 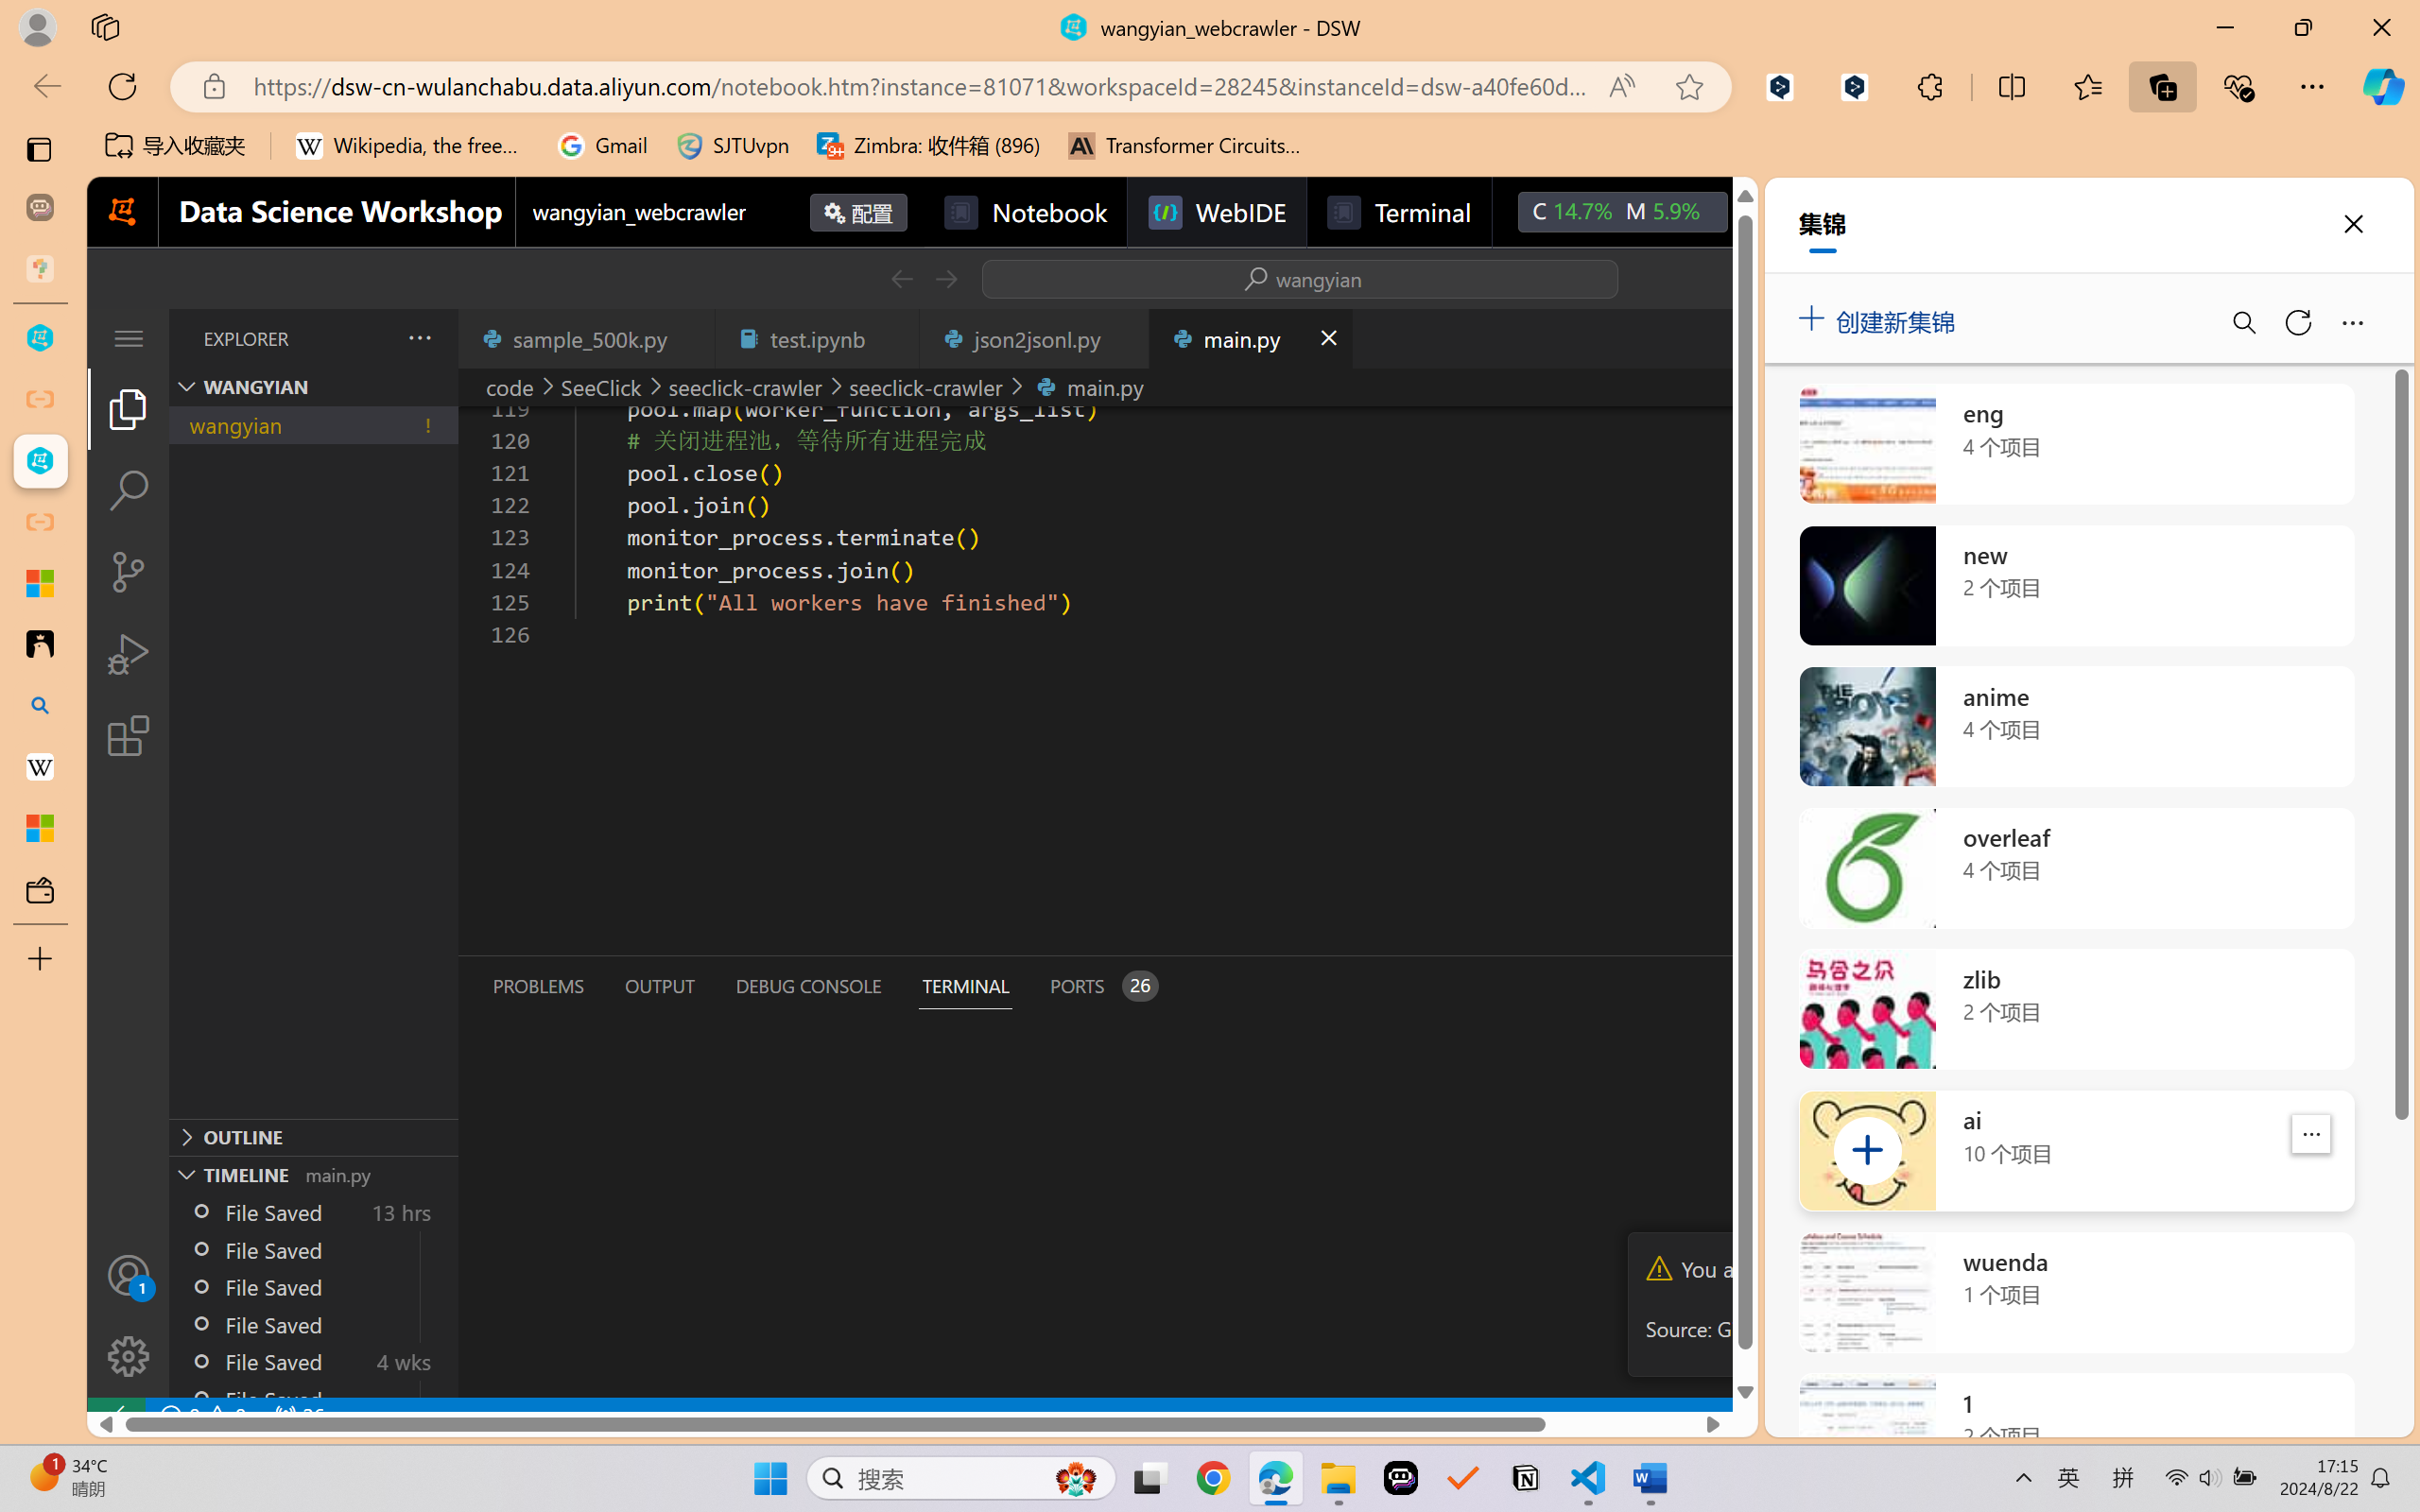 I want to click on 'Earth - Wikipedia', so click(x=39, y=765).